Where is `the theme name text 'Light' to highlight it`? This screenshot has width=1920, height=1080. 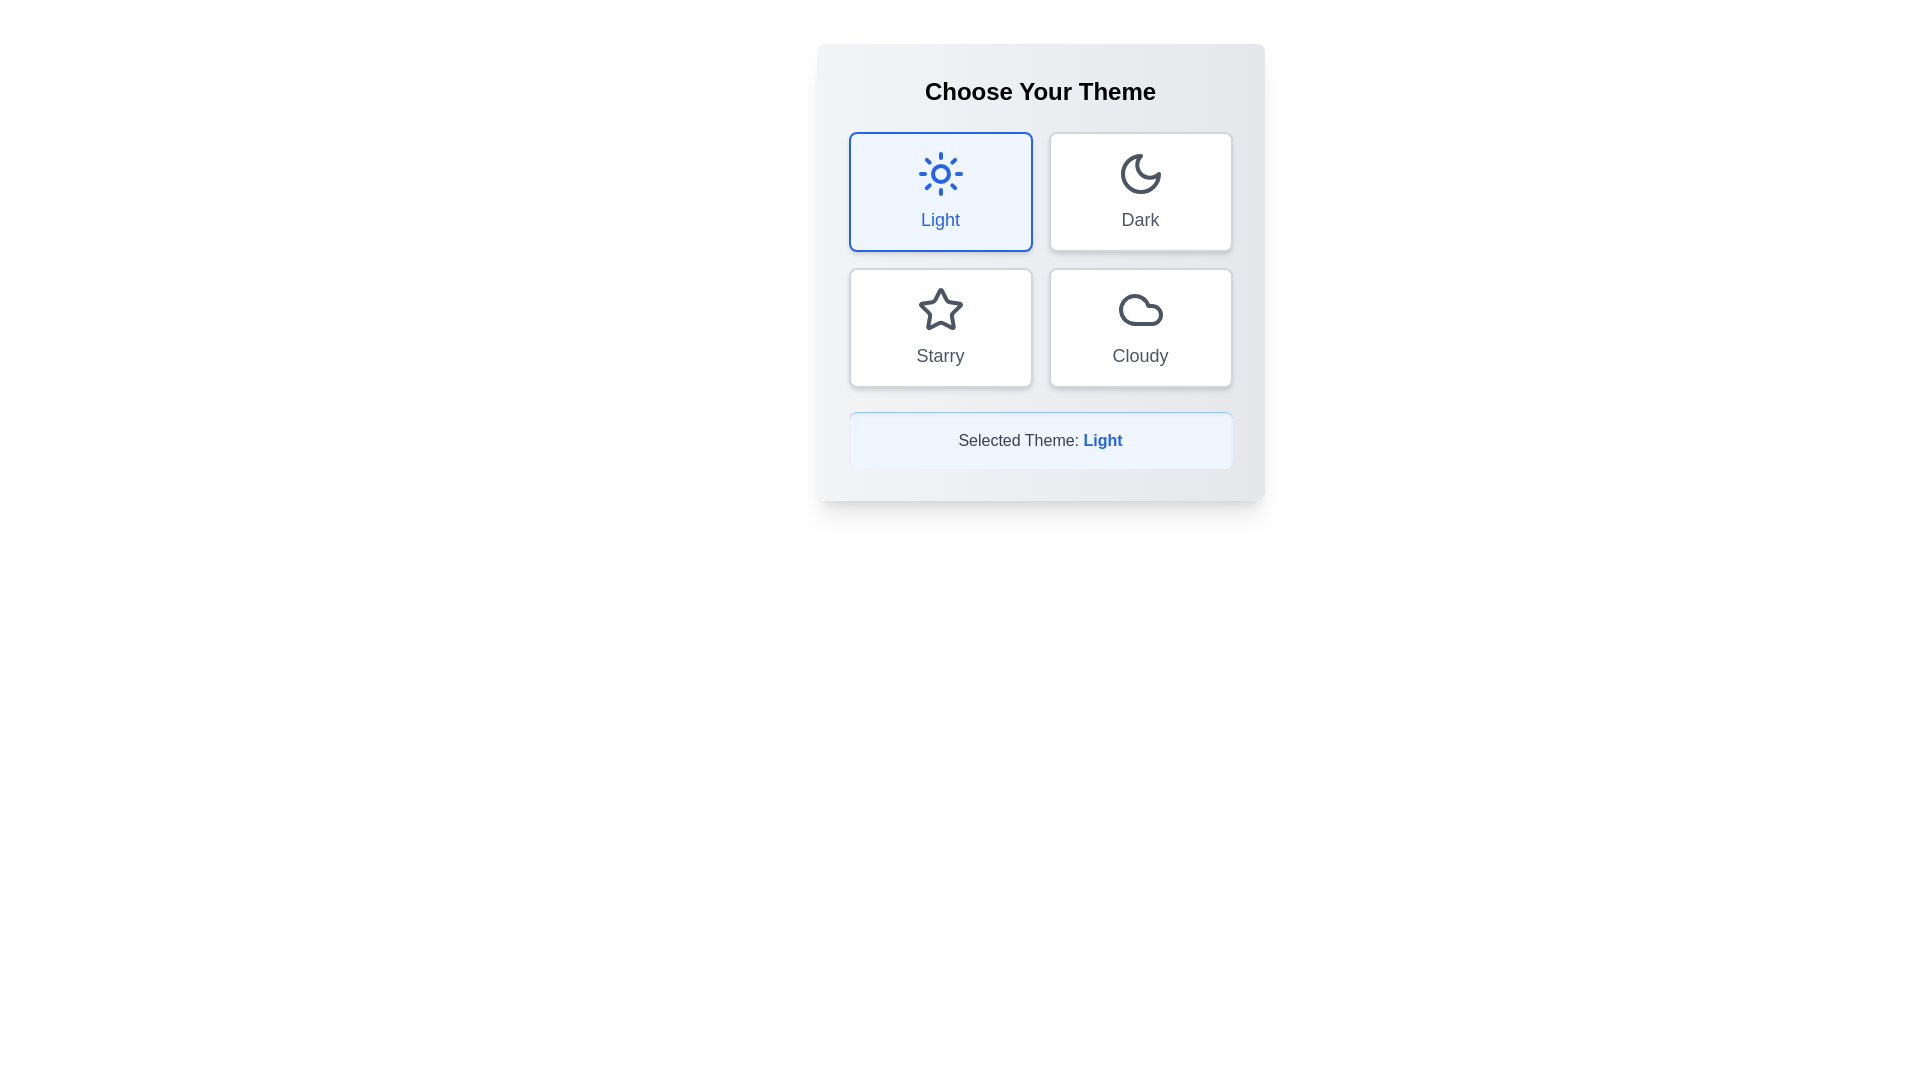
the theme name text 'Light' to highlight it is located at coordinates (1102, 438).